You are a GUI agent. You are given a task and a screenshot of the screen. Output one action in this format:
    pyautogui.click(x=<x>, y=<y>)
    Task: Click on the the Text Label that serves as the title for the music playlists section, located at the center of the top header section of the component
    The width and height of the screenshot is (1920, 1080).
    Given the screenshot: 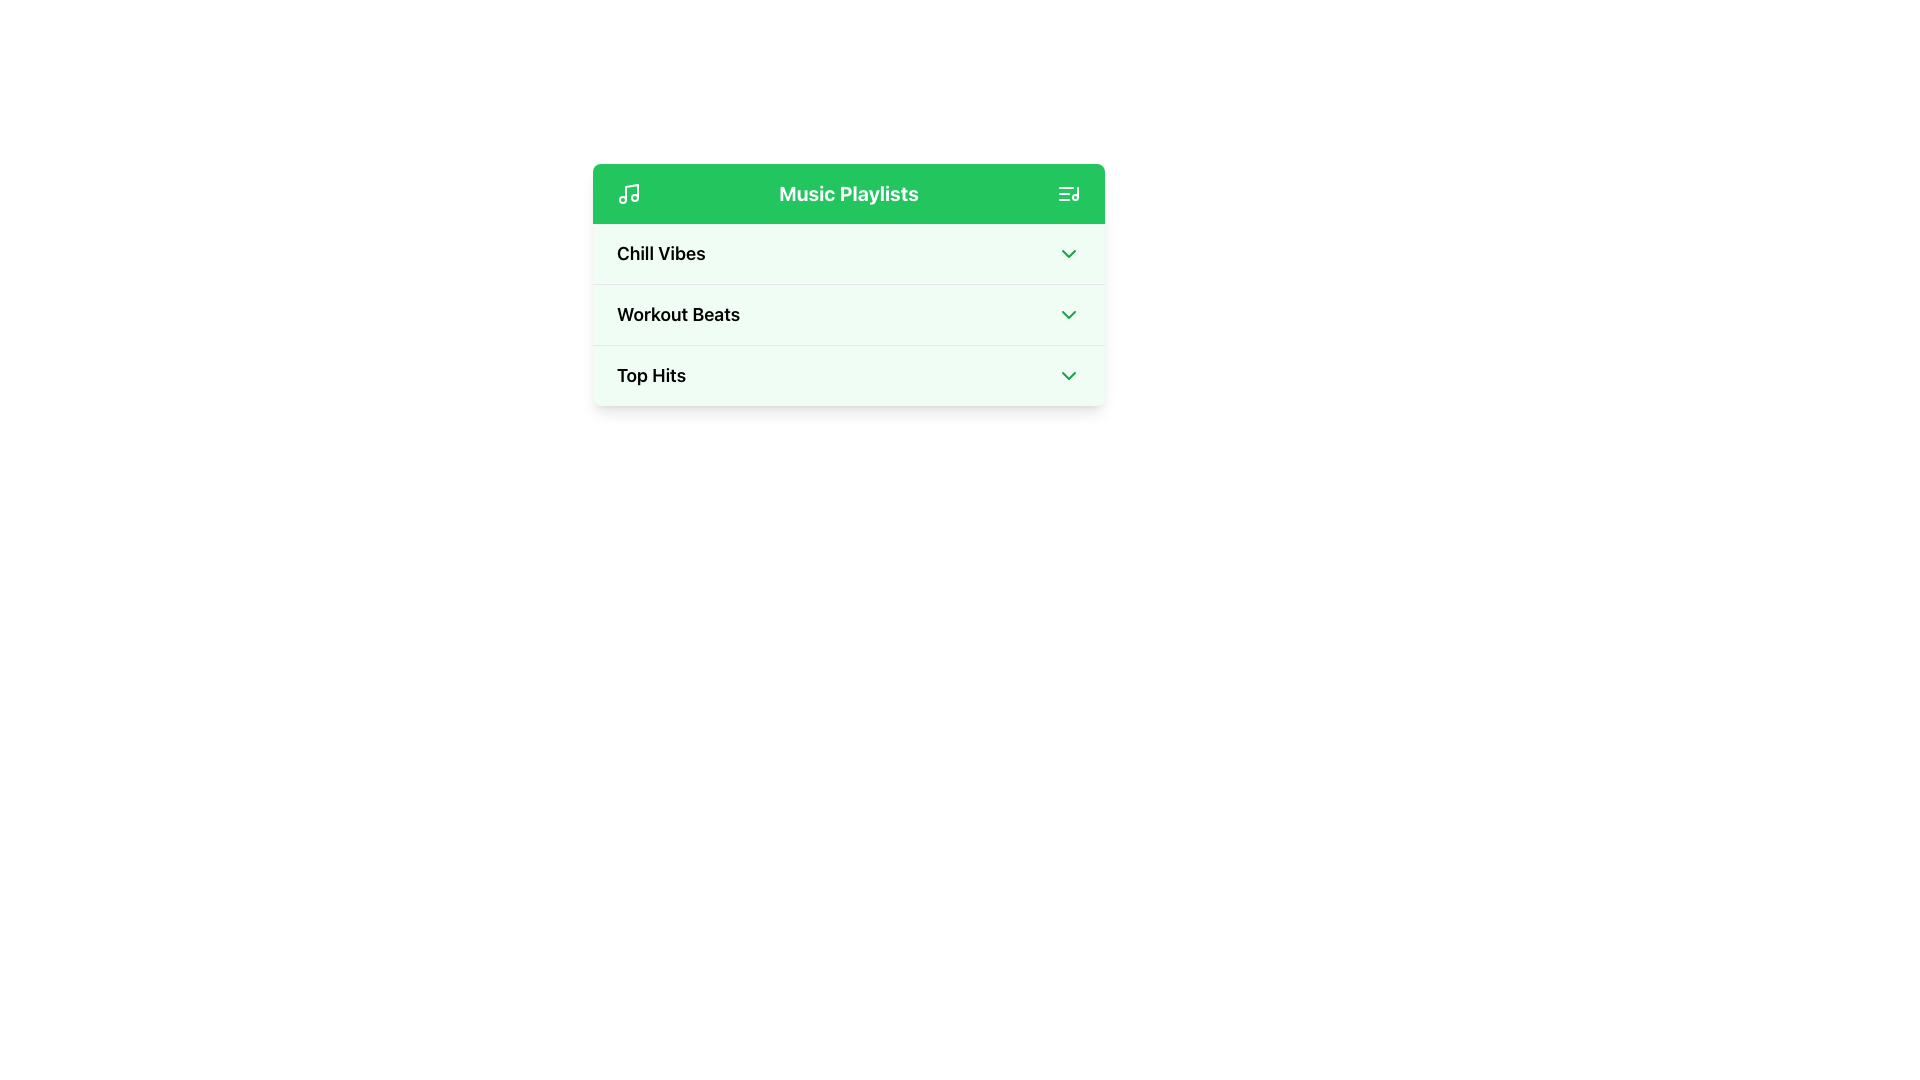 What is the action you would take?
    pyautogui.click(x=849, y=193)
    